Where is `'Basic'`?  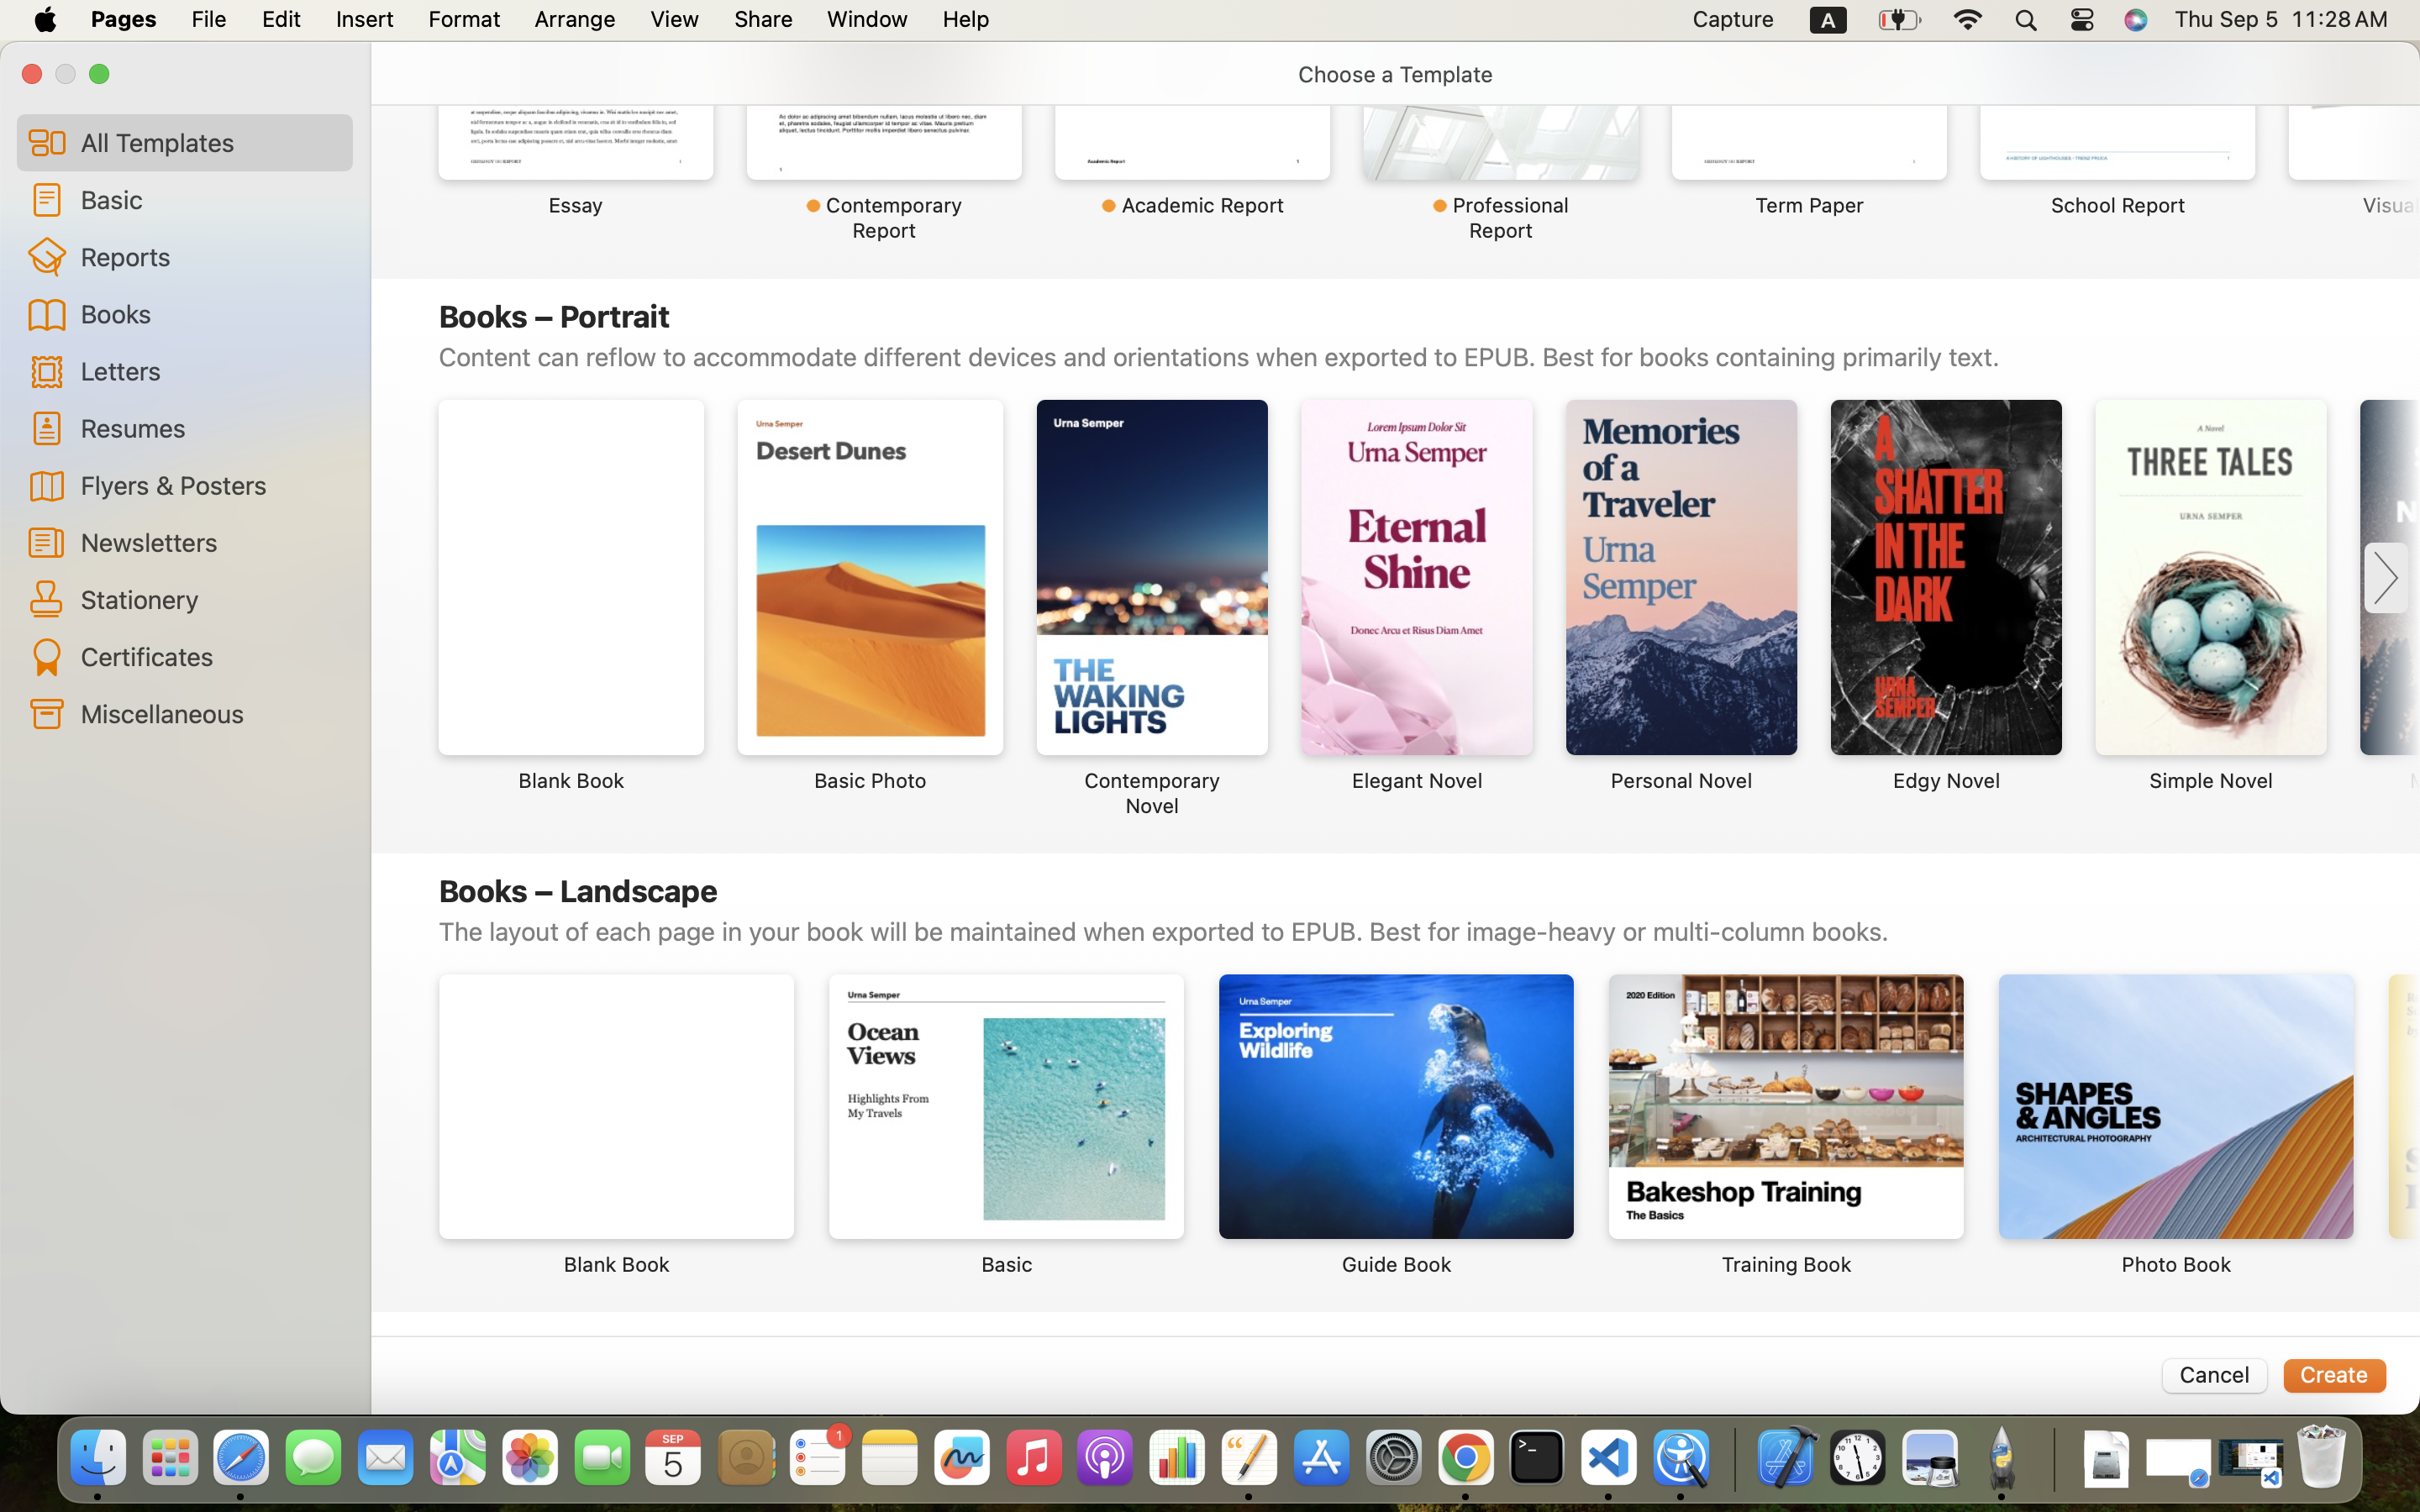 'Basic' is located at coordinates (208, 199).